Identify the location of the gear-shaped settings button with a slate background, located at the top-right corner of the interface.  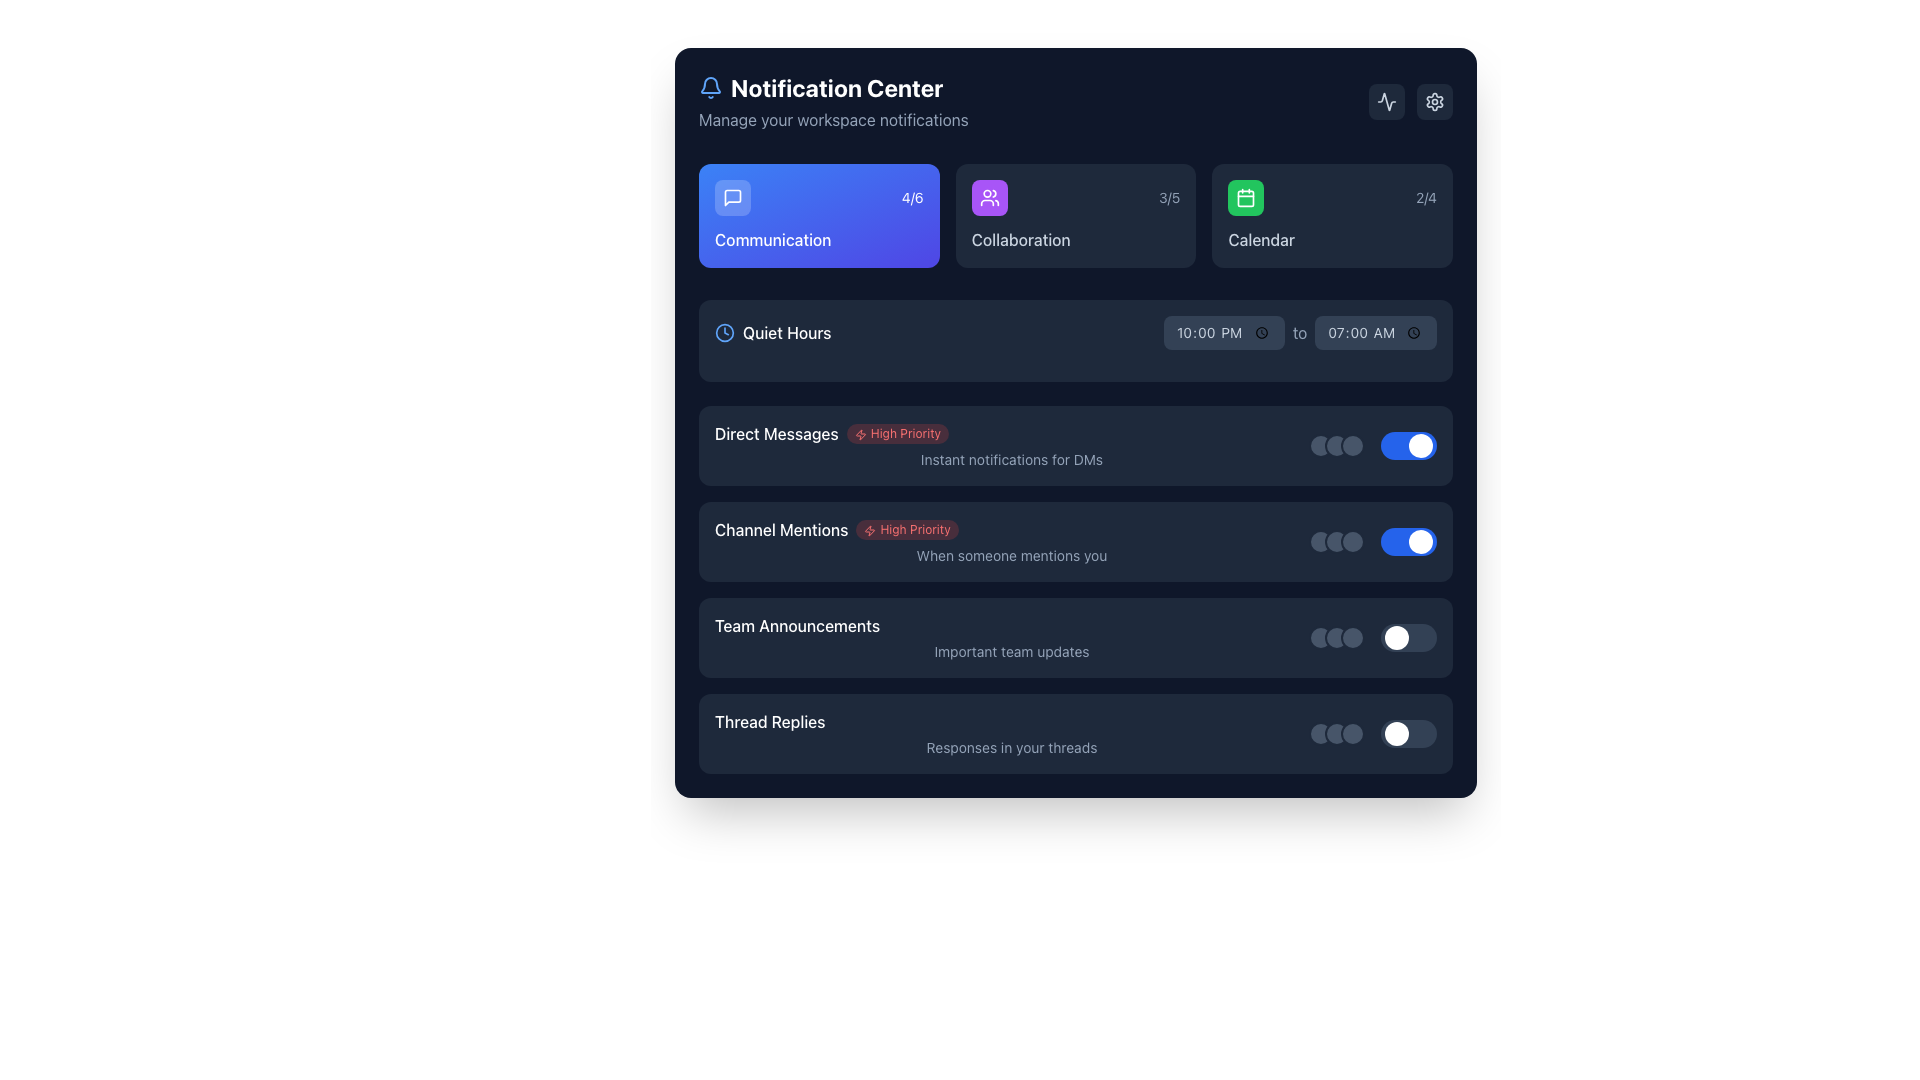
(1434, 101).